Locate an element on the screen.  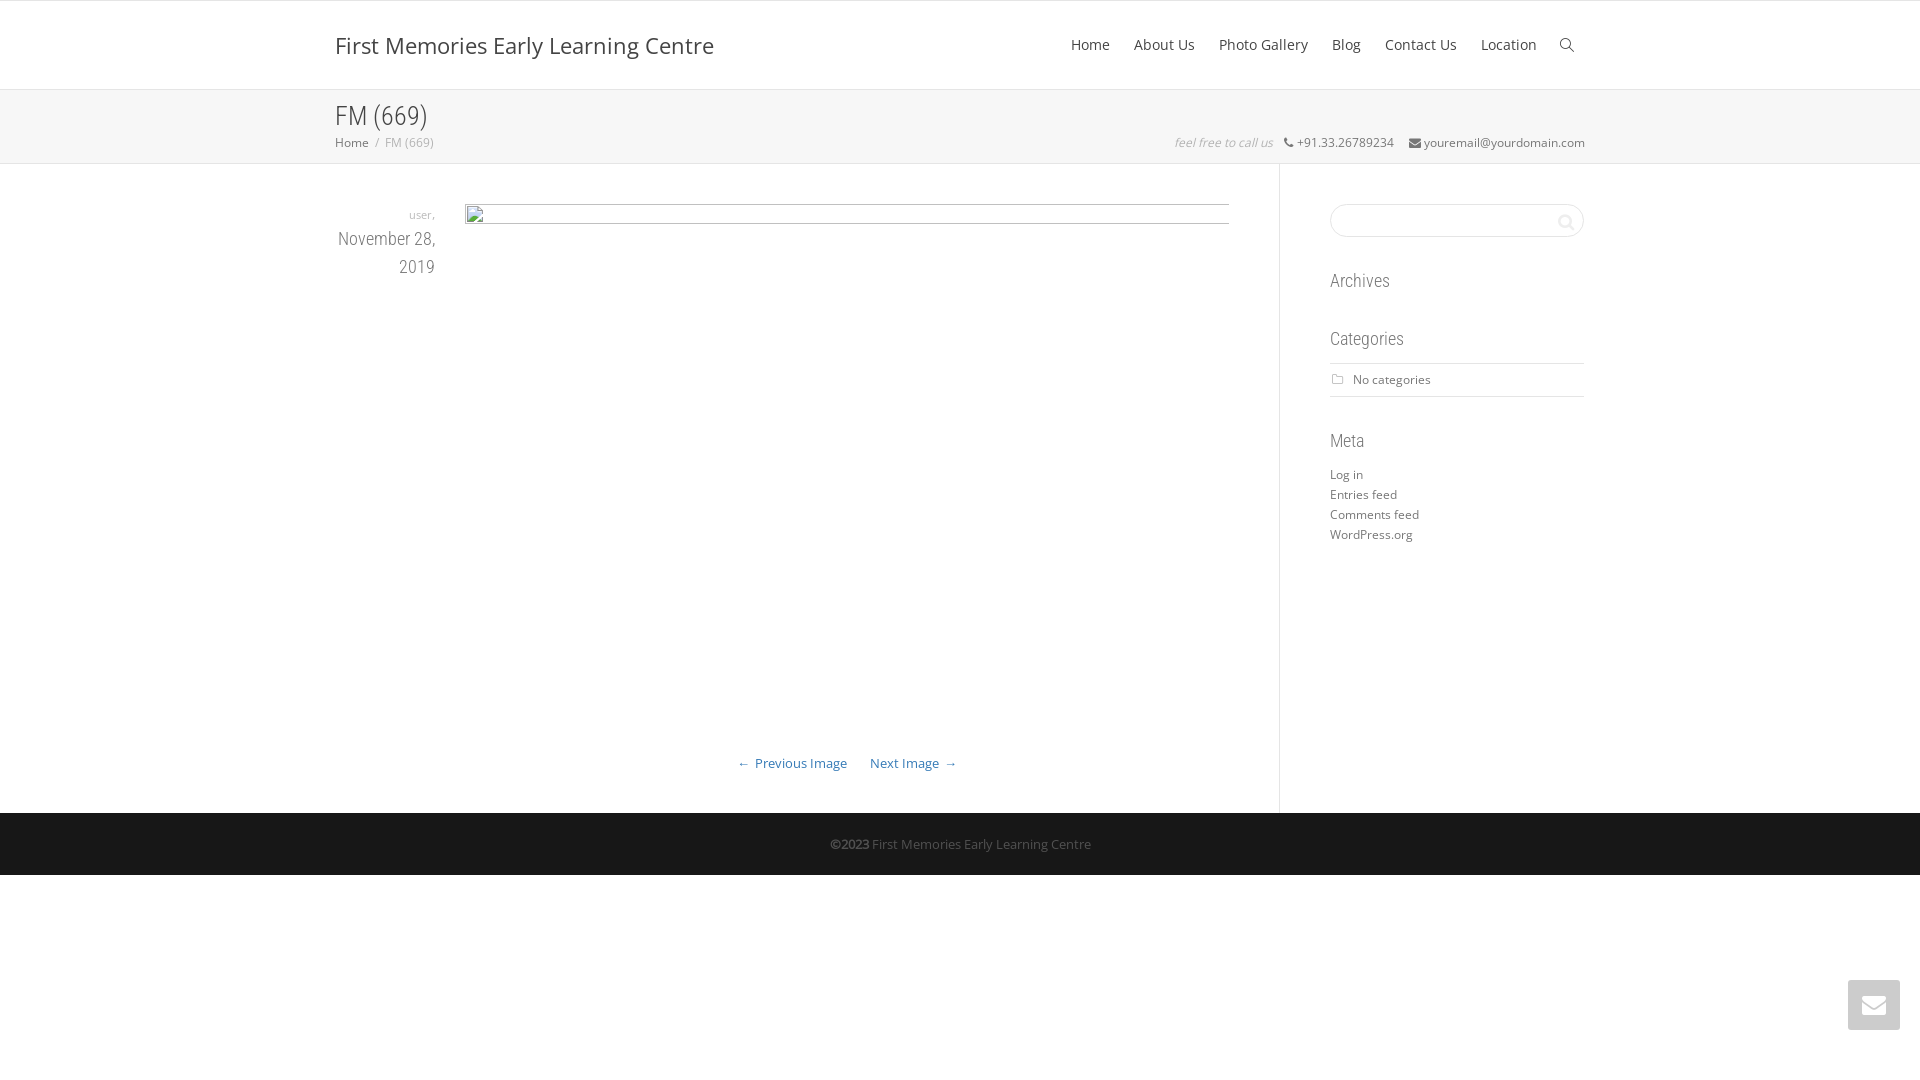
'Location' is located at coordinates (1508, 45).